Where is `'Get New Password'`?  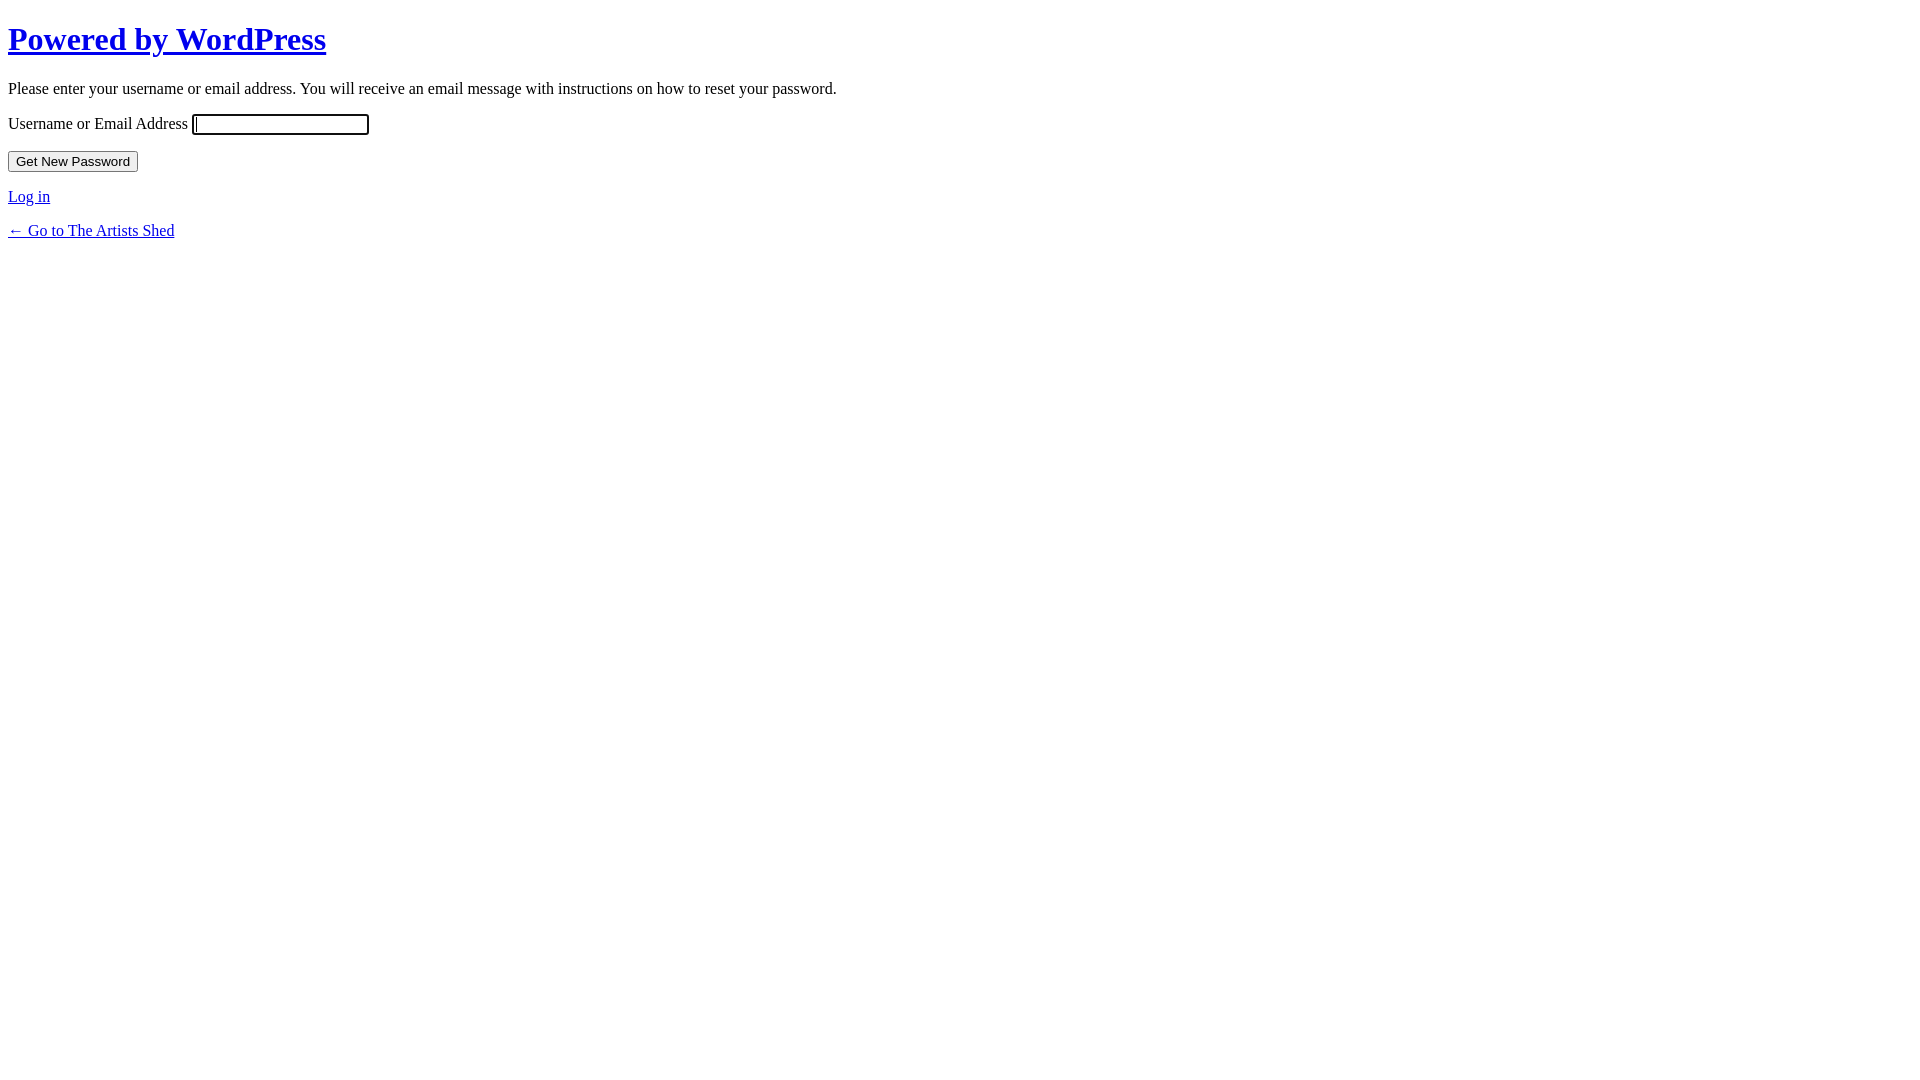
'Get New Password' is located at coordinates (72, 160).